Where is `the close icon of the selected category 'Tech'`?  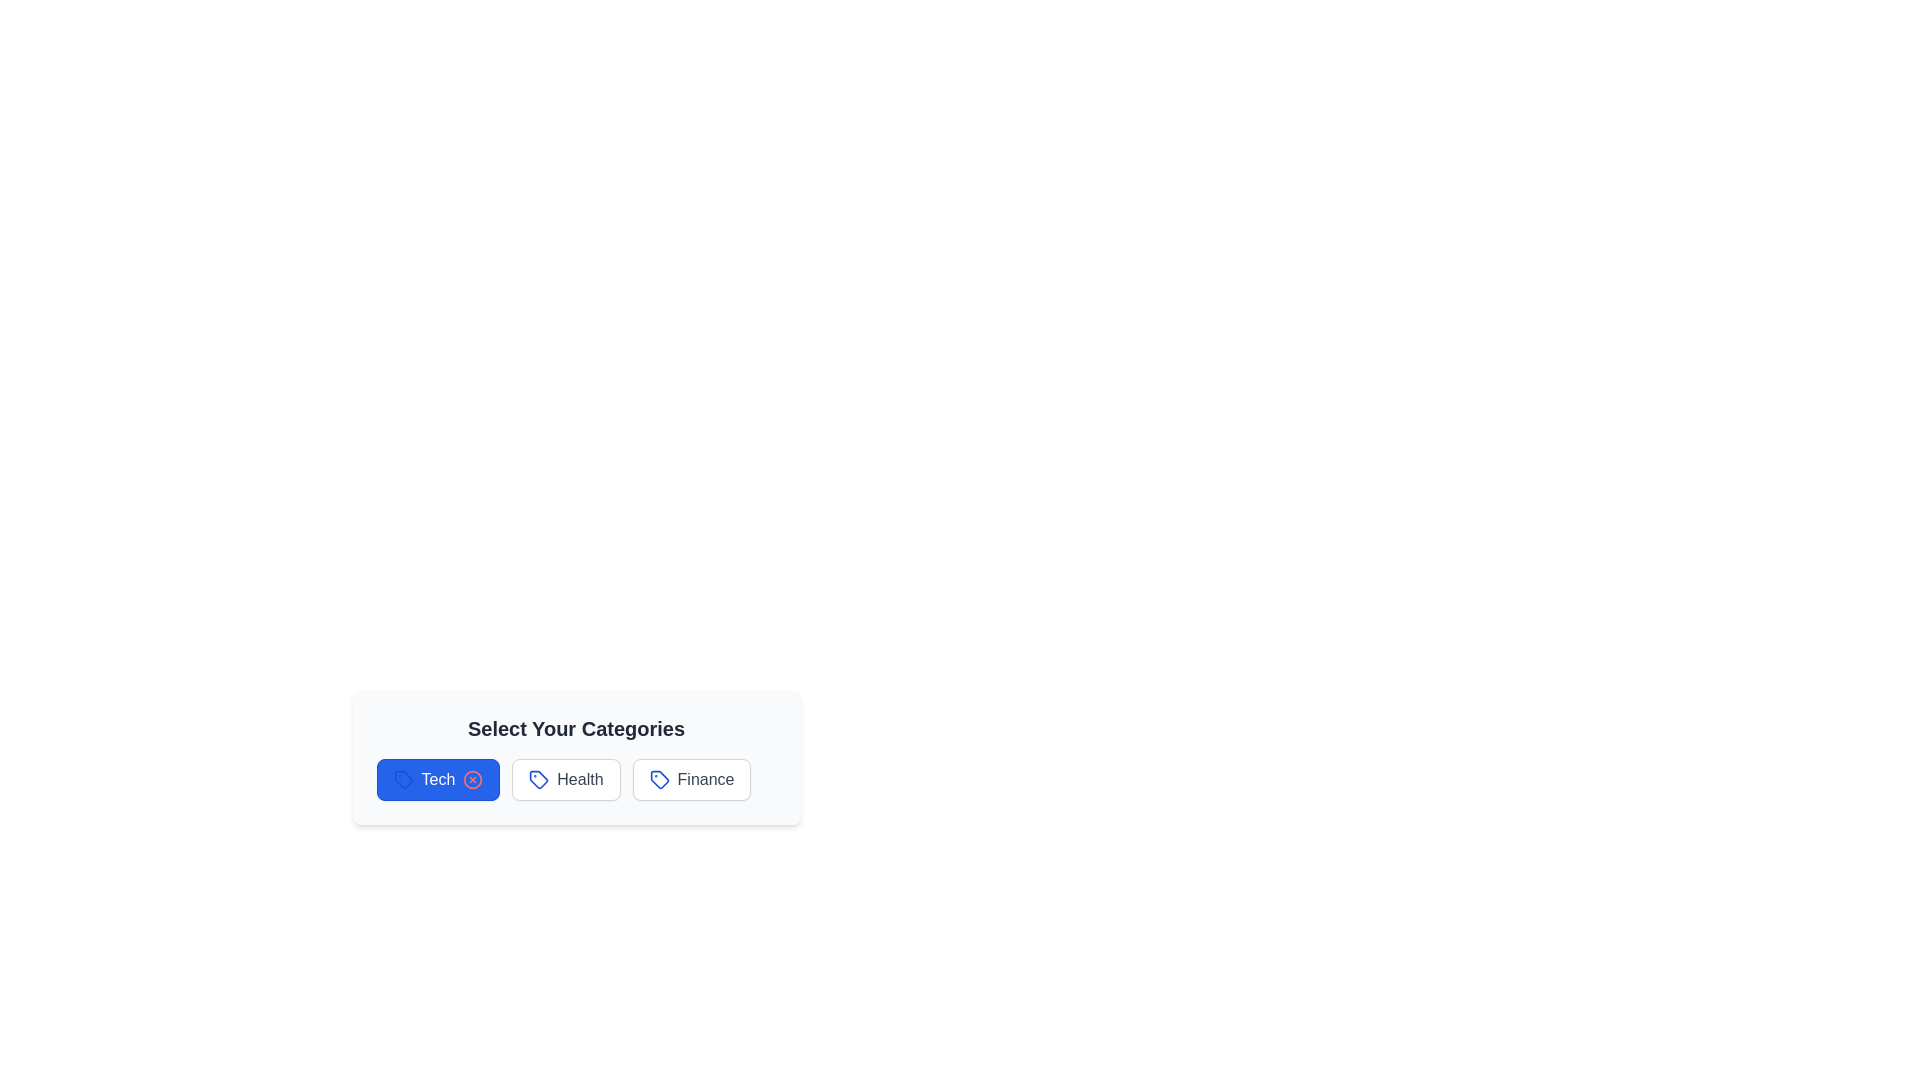 the close icon of the selected category 'Tech' is located at coordinates (472, 778).